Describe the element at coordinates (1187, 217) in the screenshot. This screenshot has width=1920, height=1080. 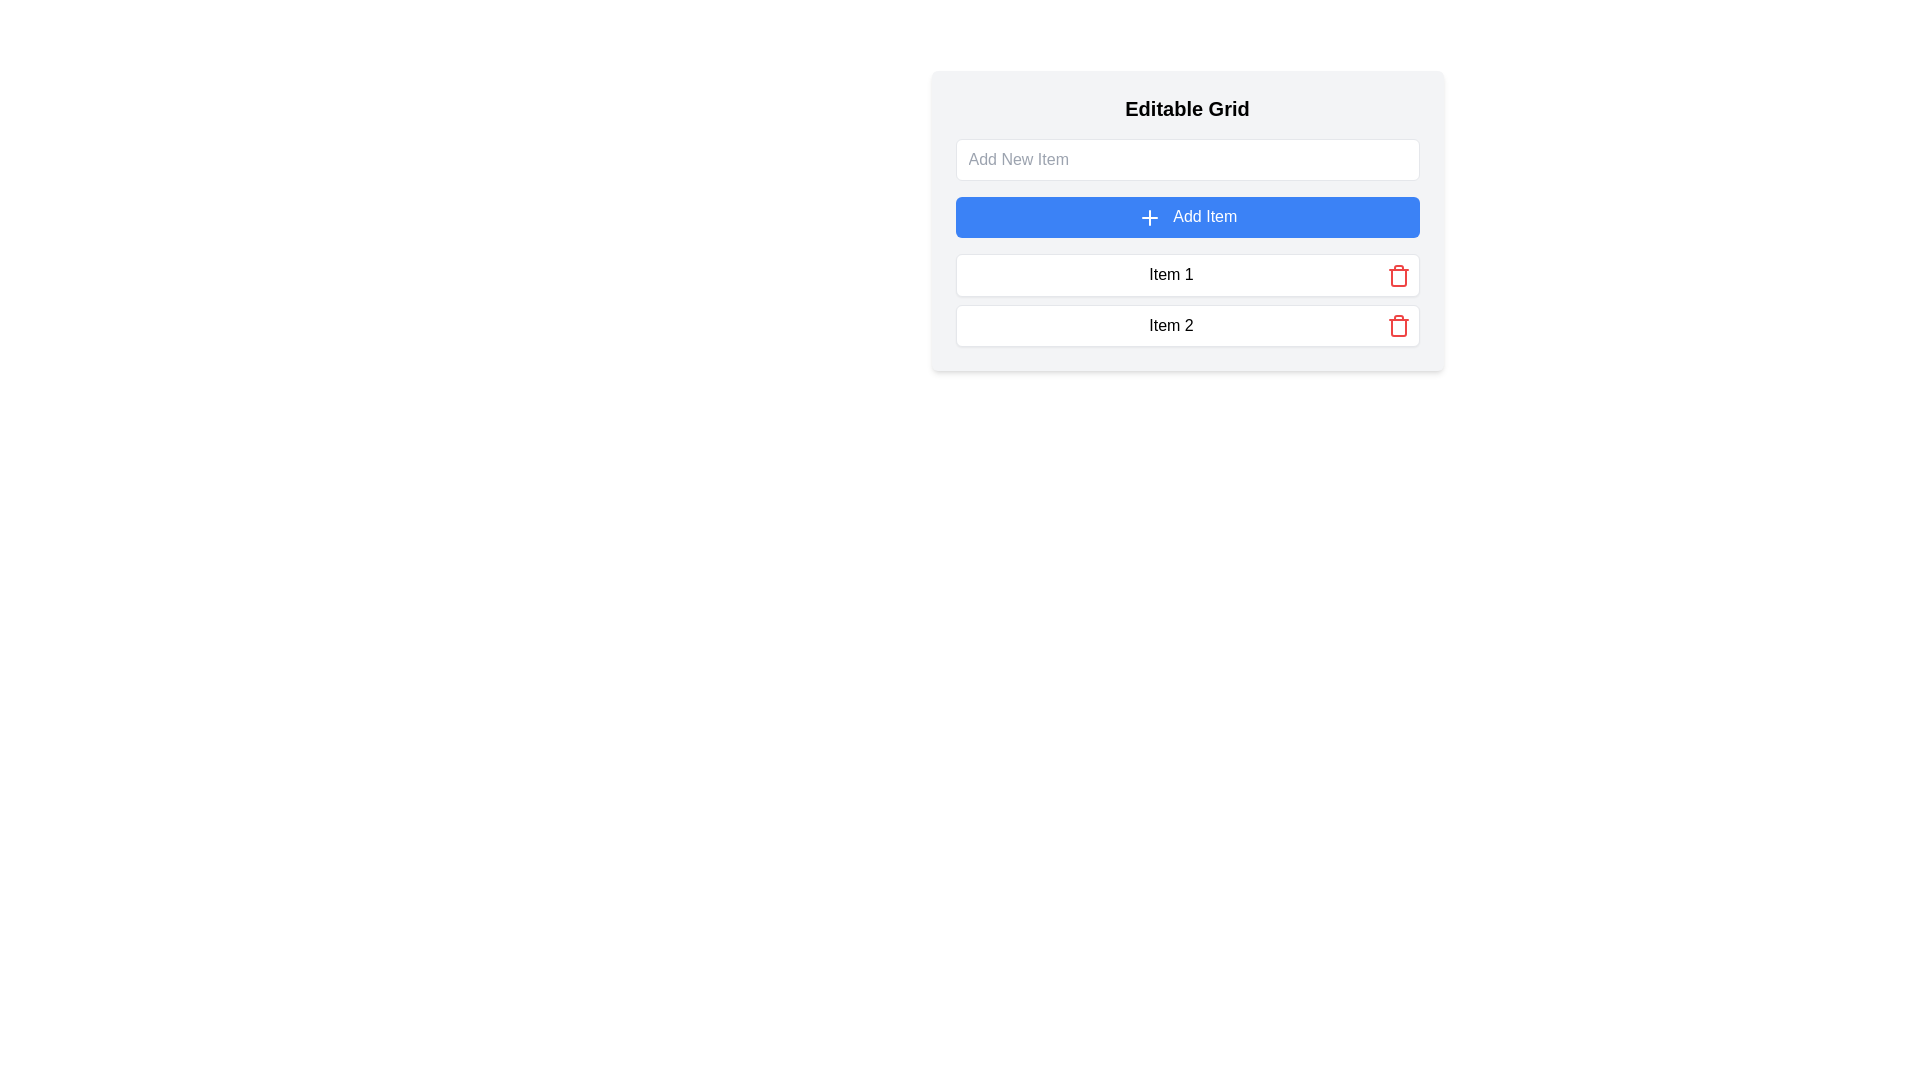
I see `the 'Add New Item' button located directly below the input box and above the item list` at that location.